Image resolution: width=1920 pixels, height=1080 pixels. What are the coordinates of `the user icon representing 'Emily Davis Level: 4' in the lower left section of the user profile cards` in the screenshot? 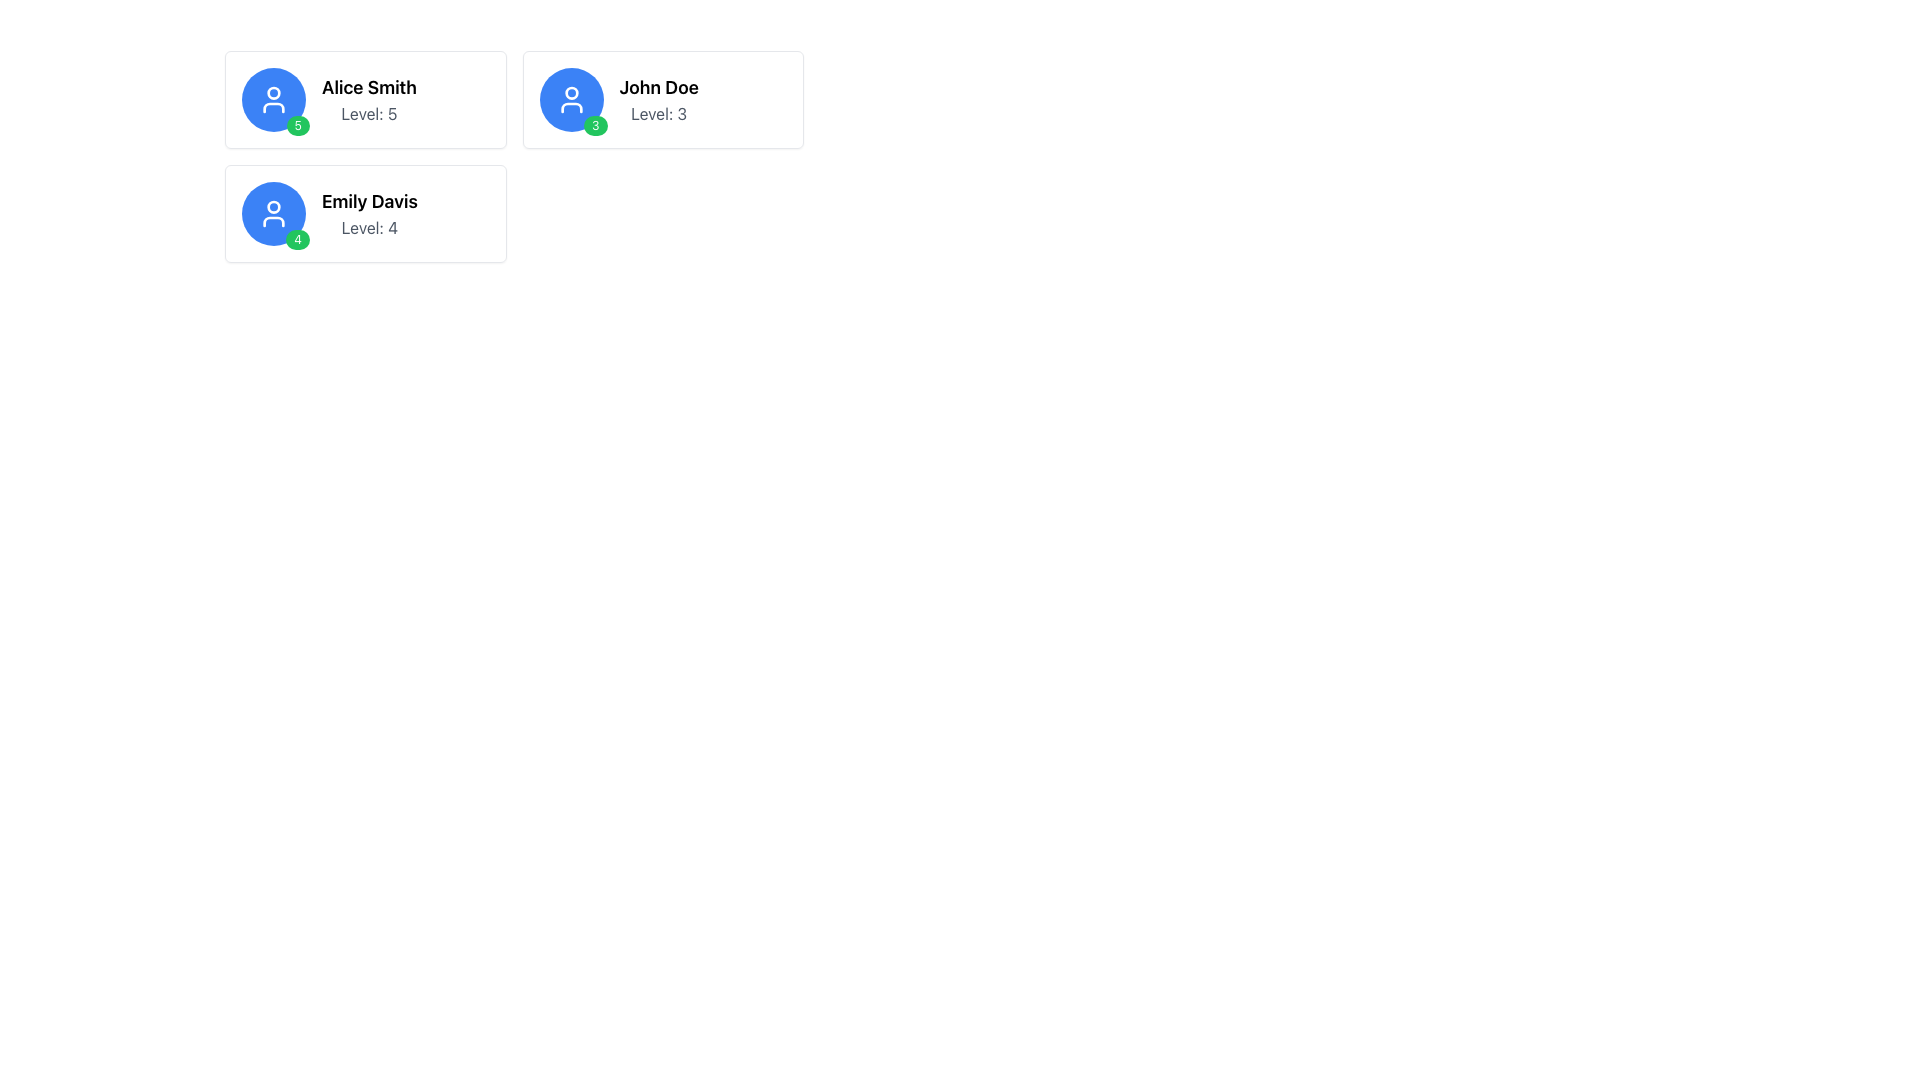 It's located at (272, 213).